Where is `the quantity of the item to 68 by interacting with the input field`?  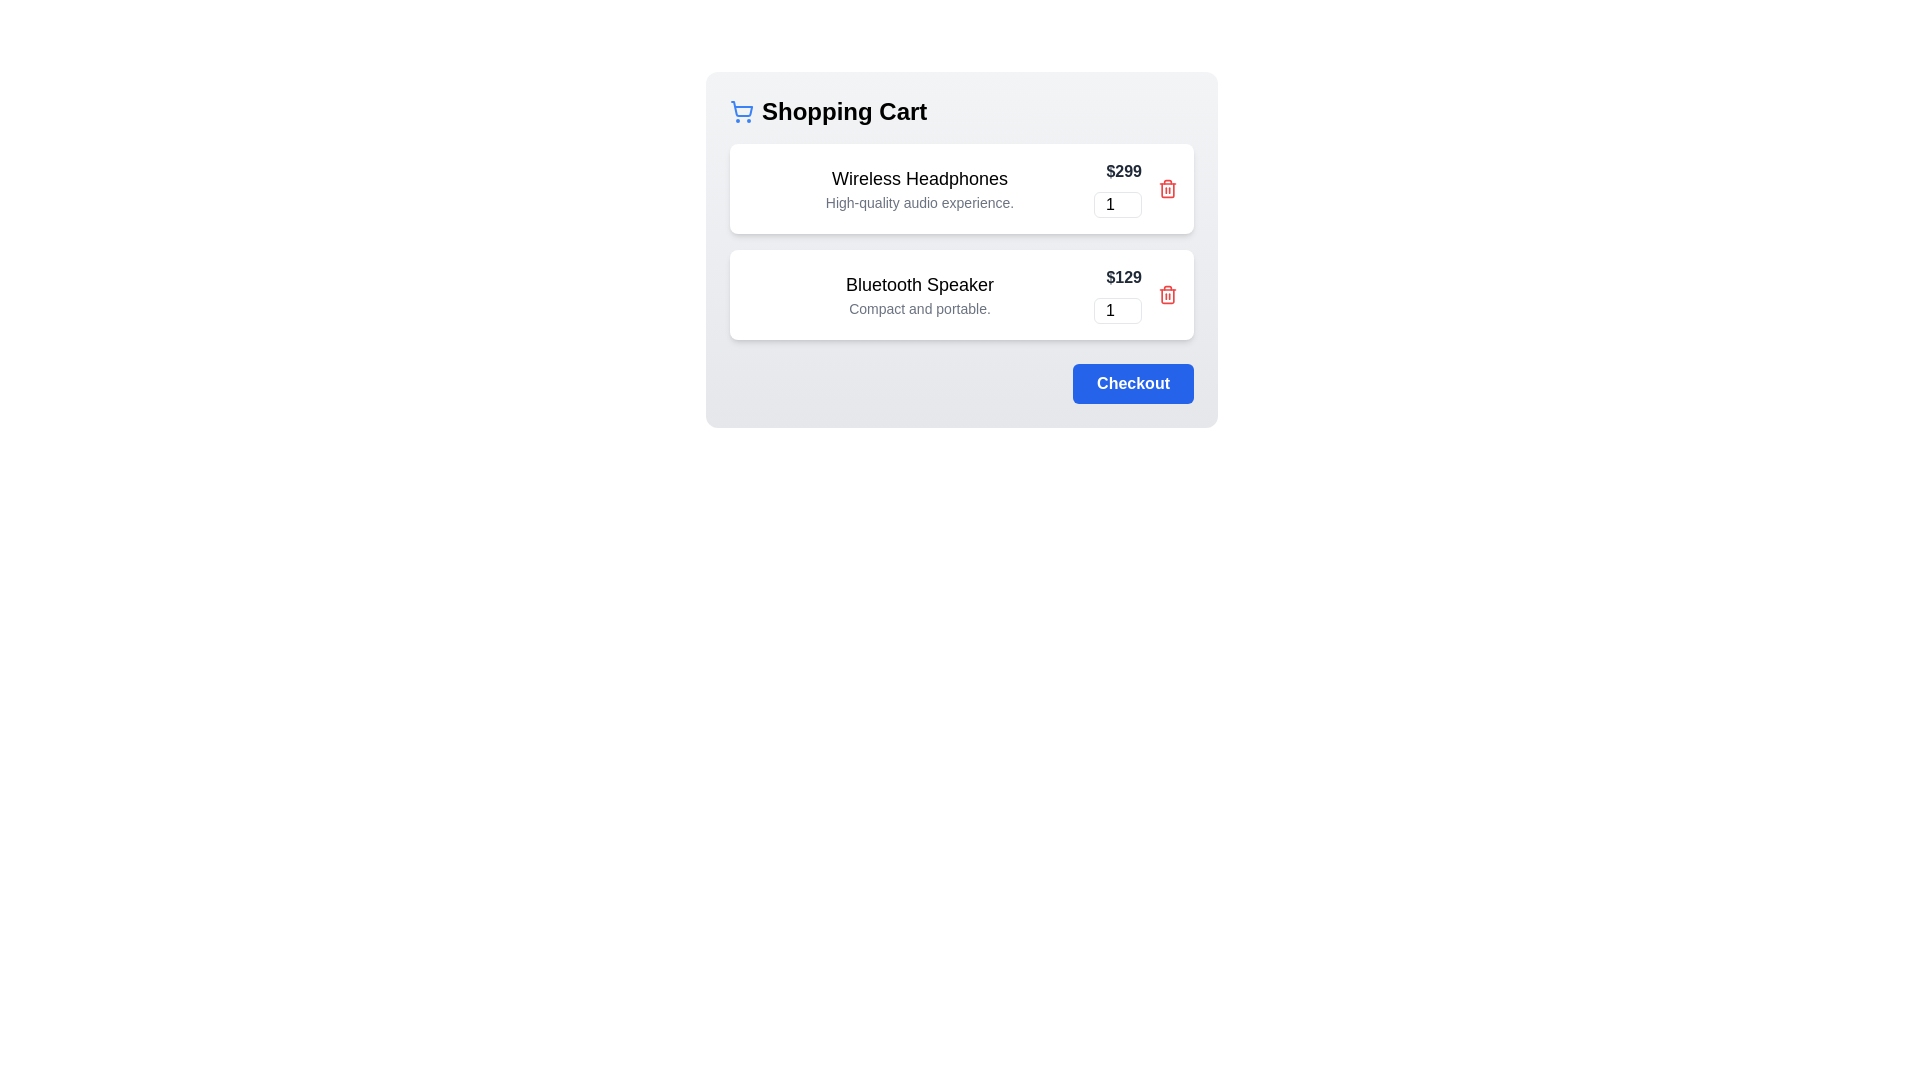 the quantity of the item to 68 by interacting with the input field is located at coordinates (1117, 204).